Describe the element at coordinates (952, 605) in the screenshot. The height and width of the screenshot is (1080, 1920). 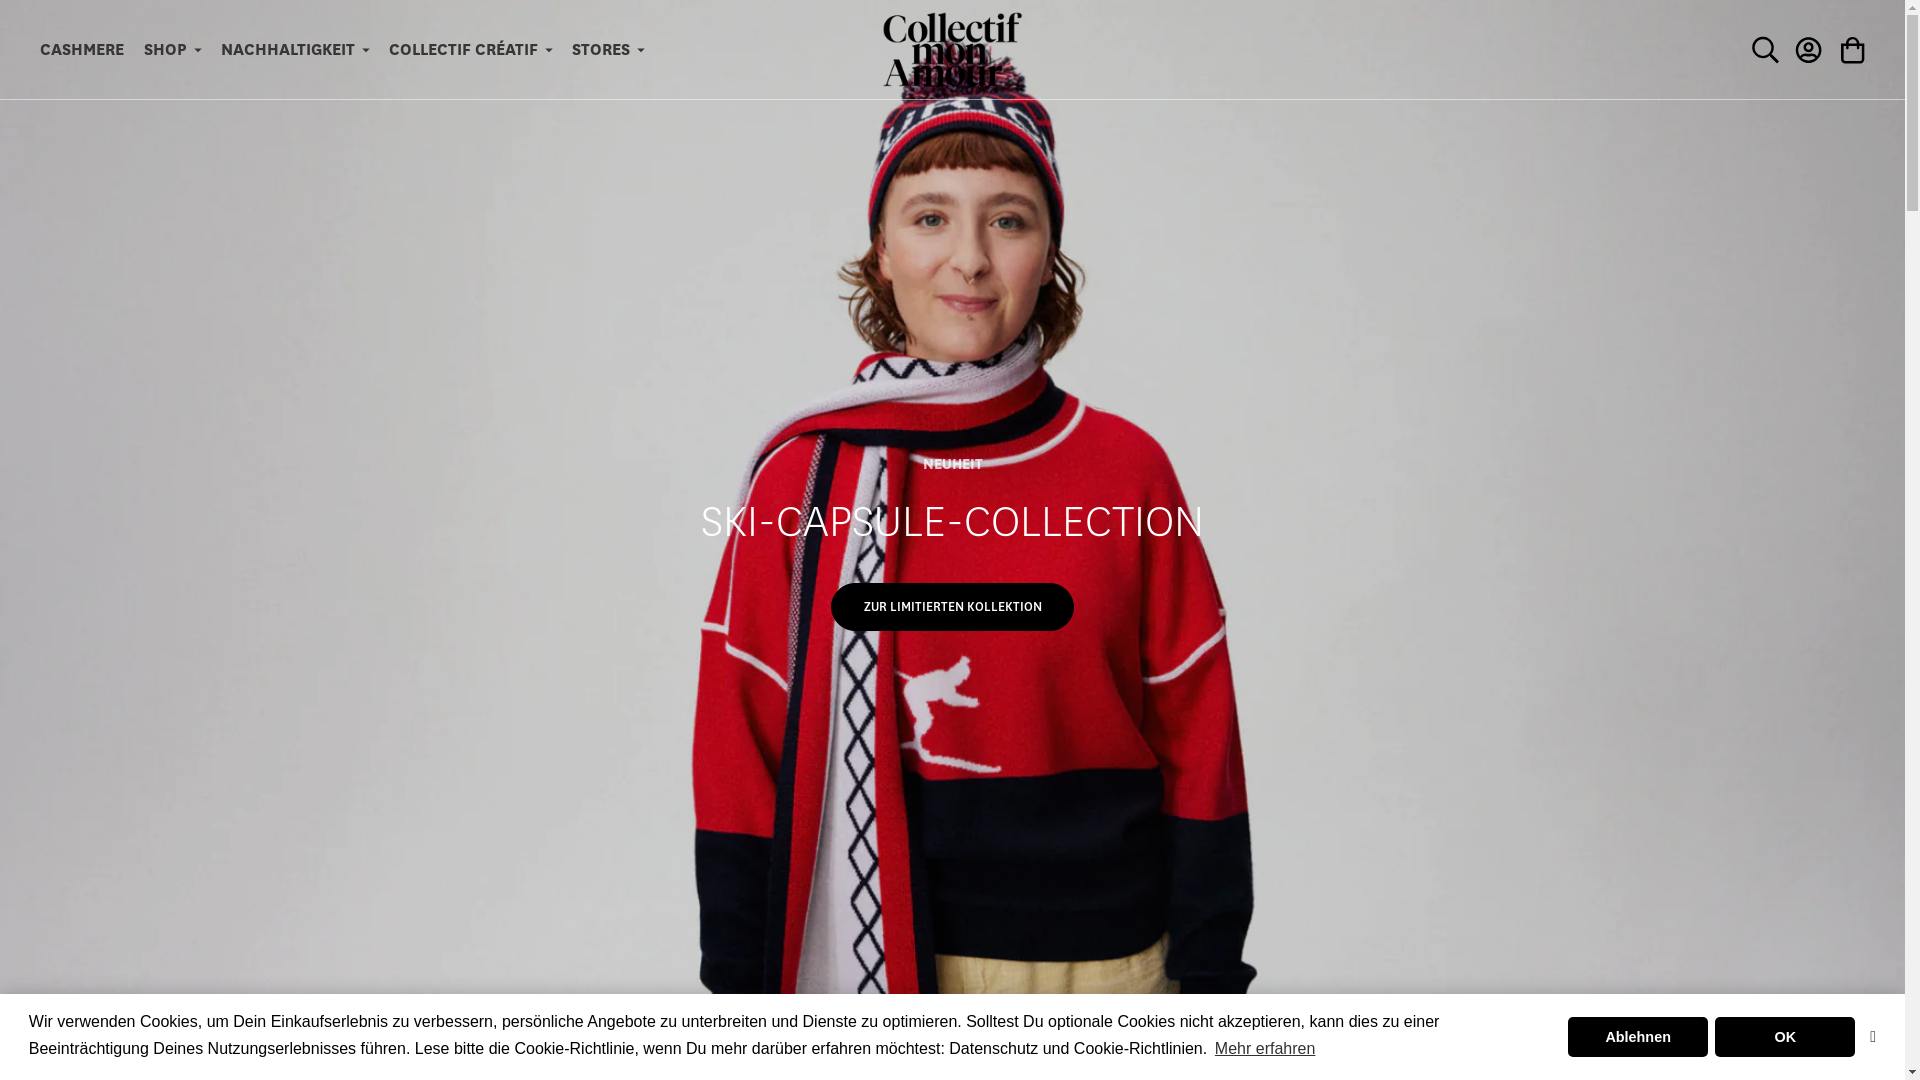
I see `'ZUR LIMITIERTEN KOLLEKTION'` at that location.